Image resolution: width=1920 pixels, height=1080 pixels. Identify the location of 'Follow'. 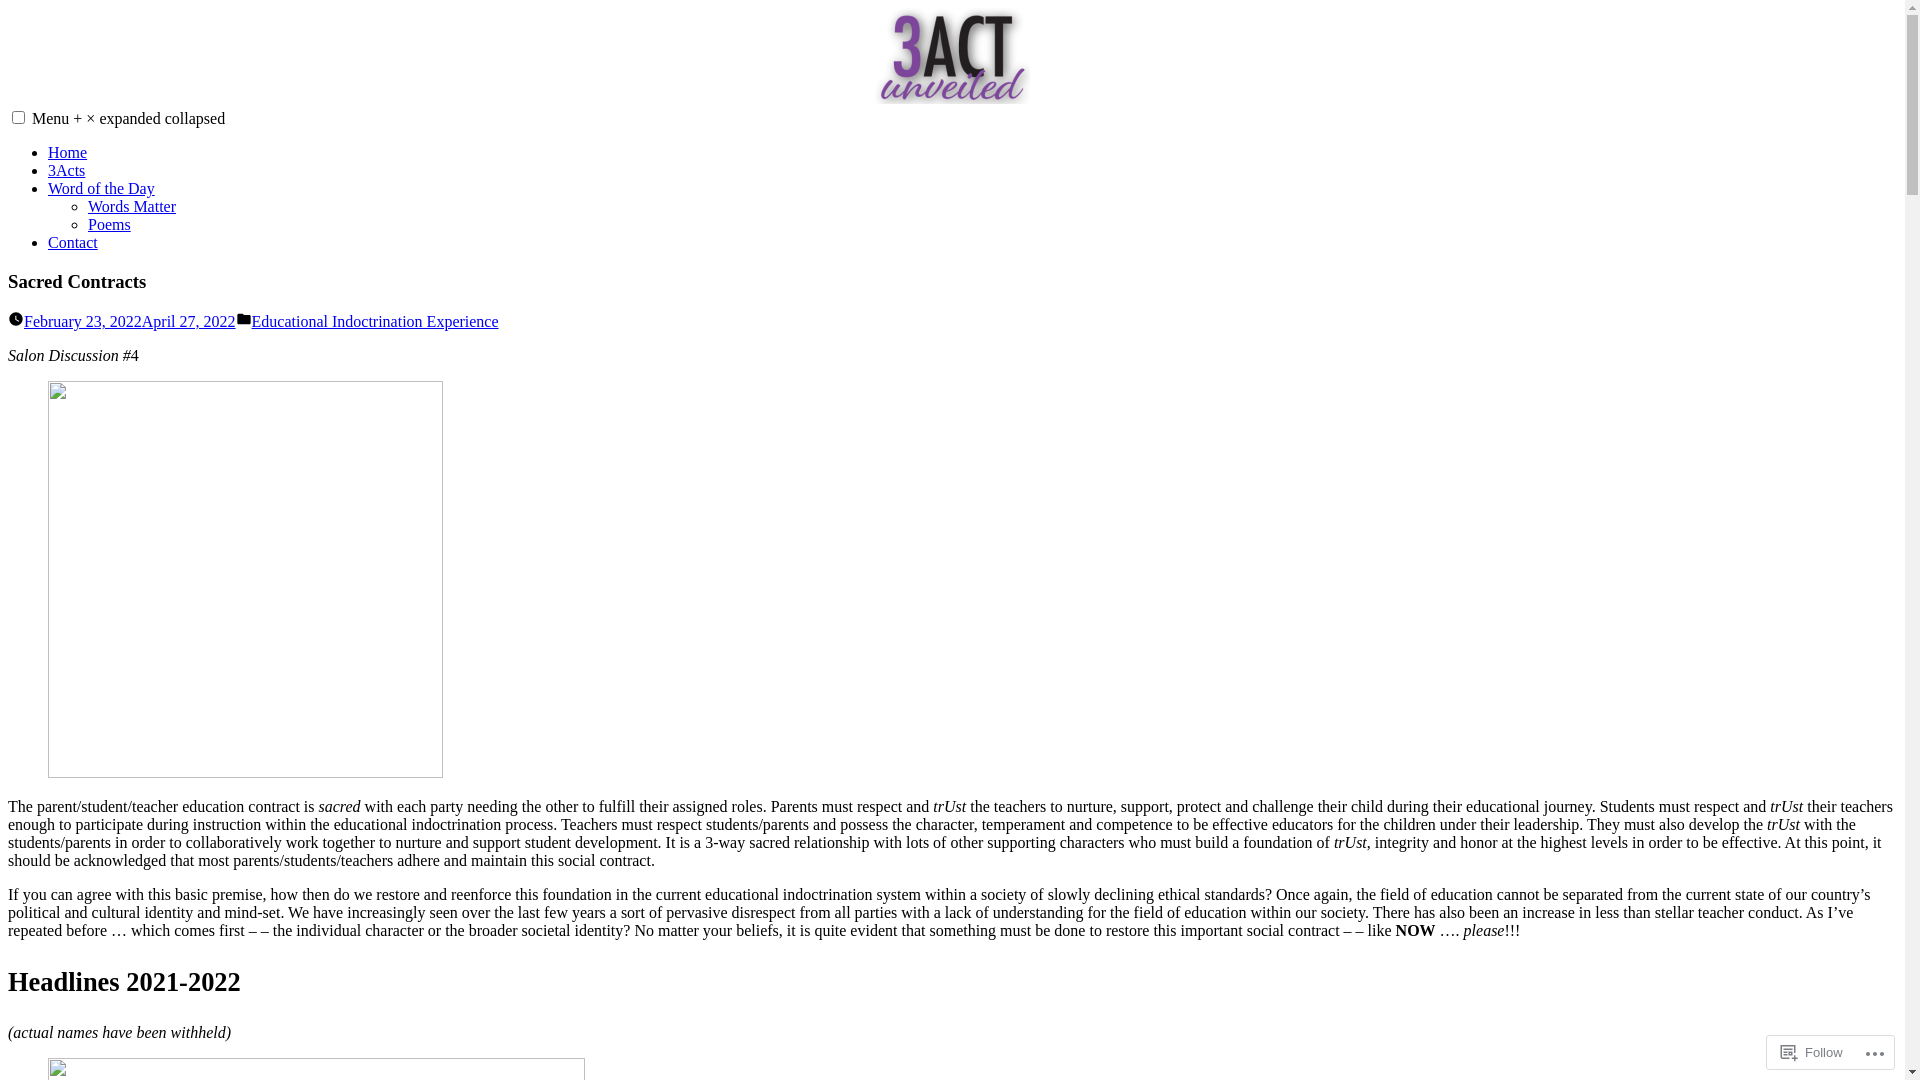
(1812, 1051).